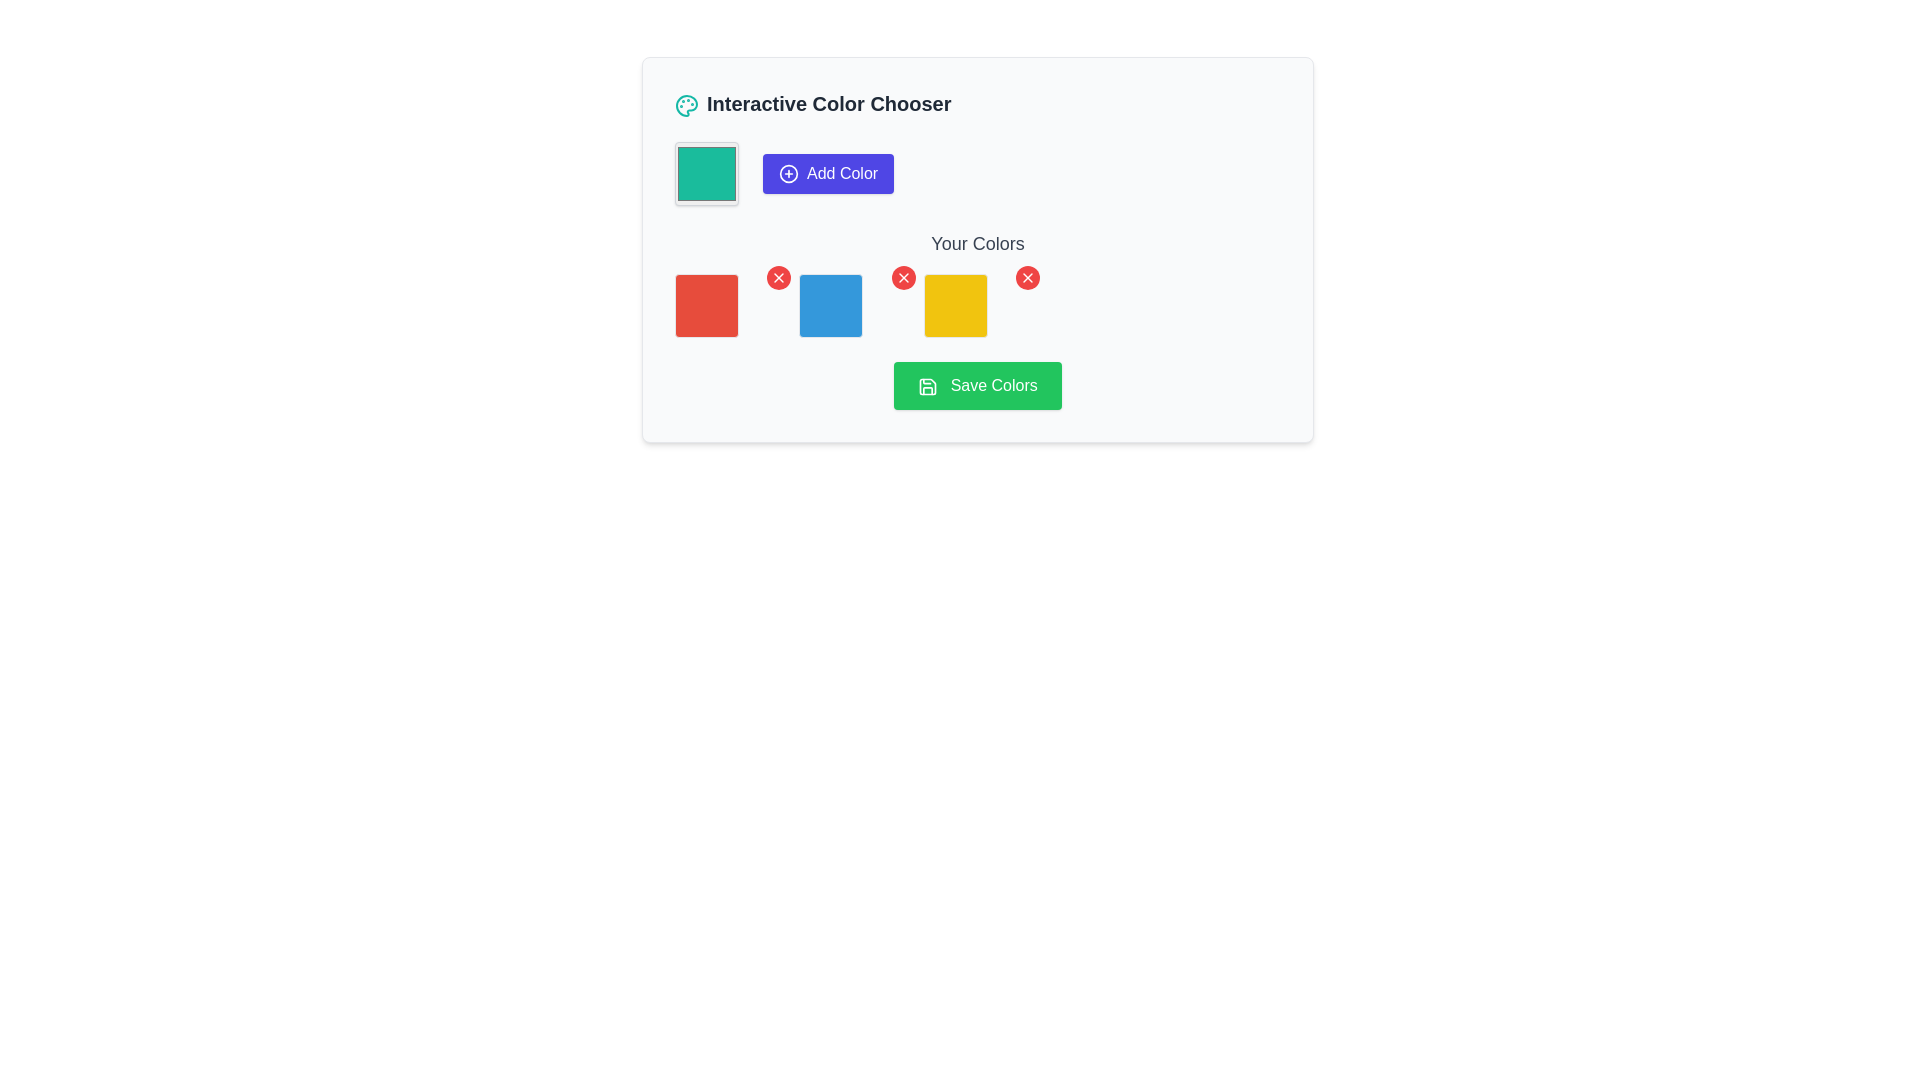 Image resolution: width=1920 pixels, height=1080 pixels. I want to click on the third colored square in the 'Your Colors' section of the color chooser interface, which visually represents a color selection, so click(954, 305).